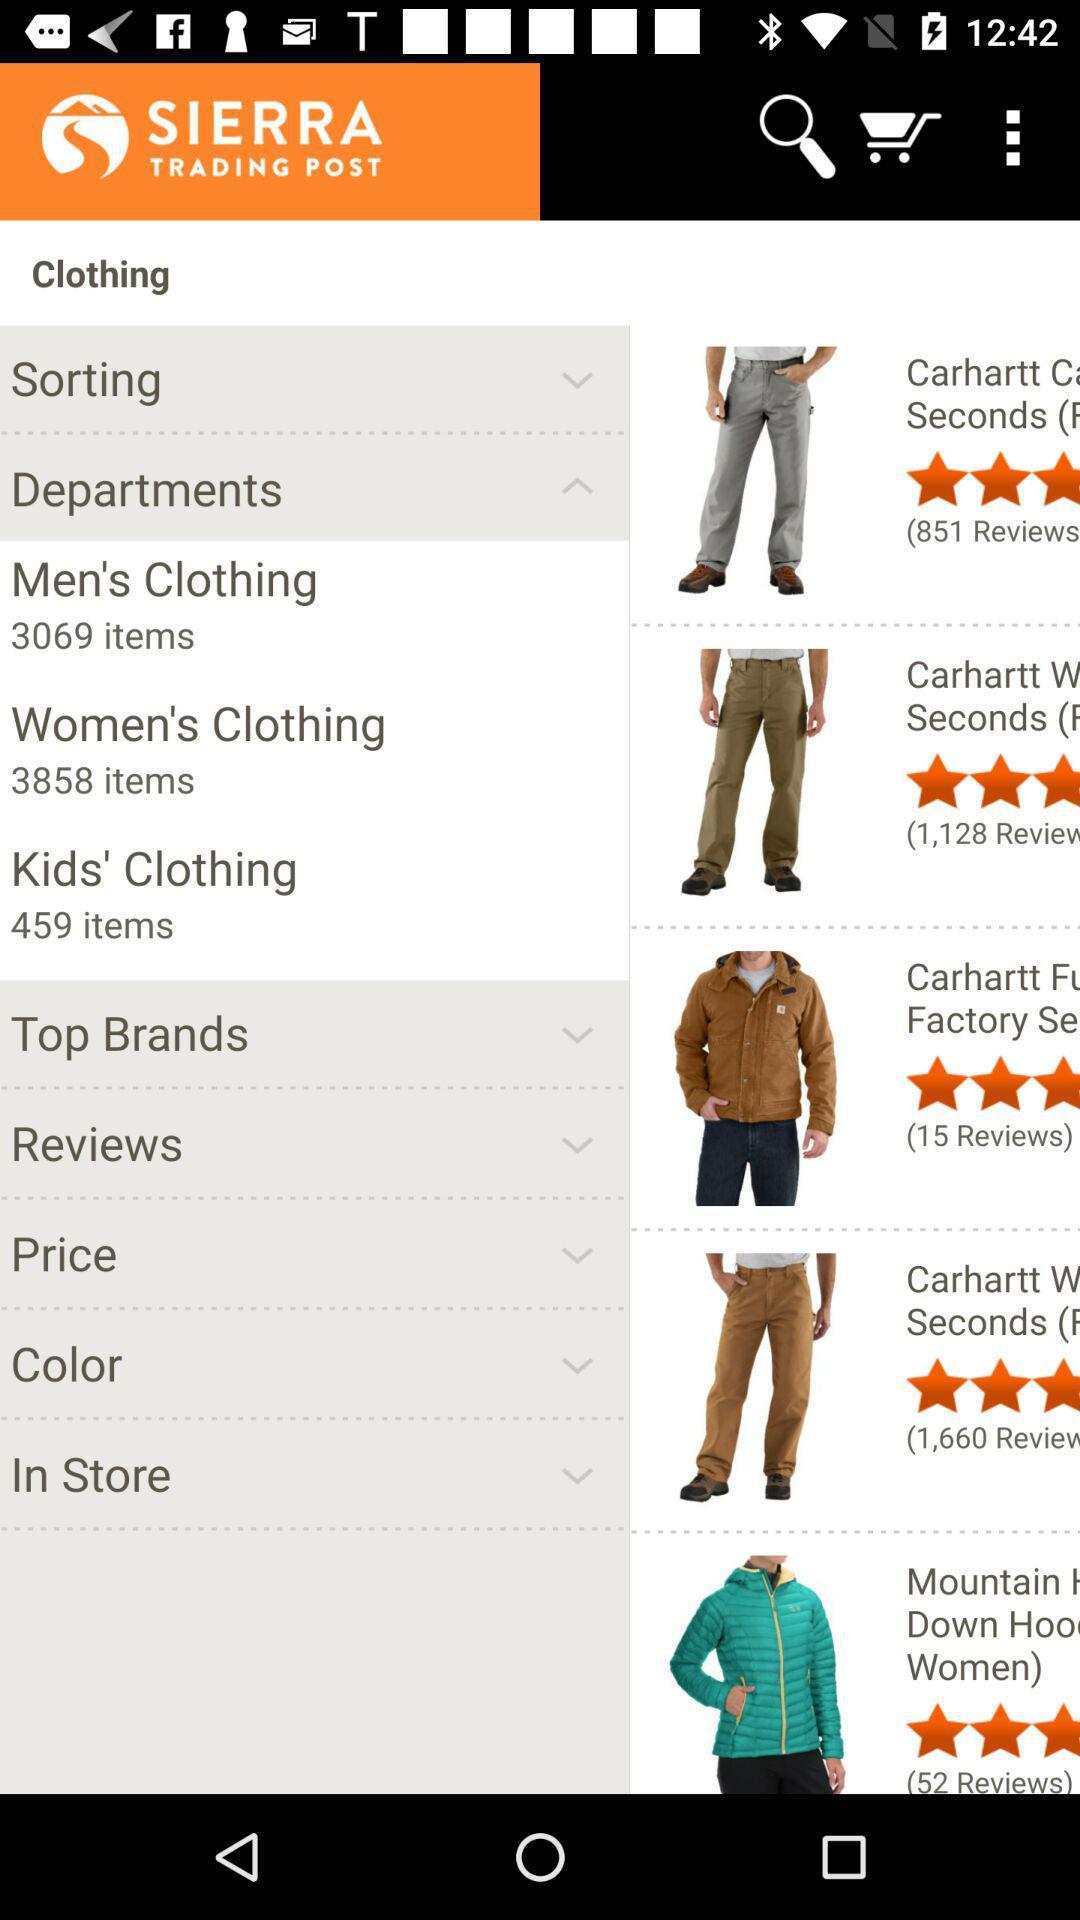  What do you see at coordinates (992, 997) in the screenshot?
I see `carhartt full swing` at bounding box center [992, 997].